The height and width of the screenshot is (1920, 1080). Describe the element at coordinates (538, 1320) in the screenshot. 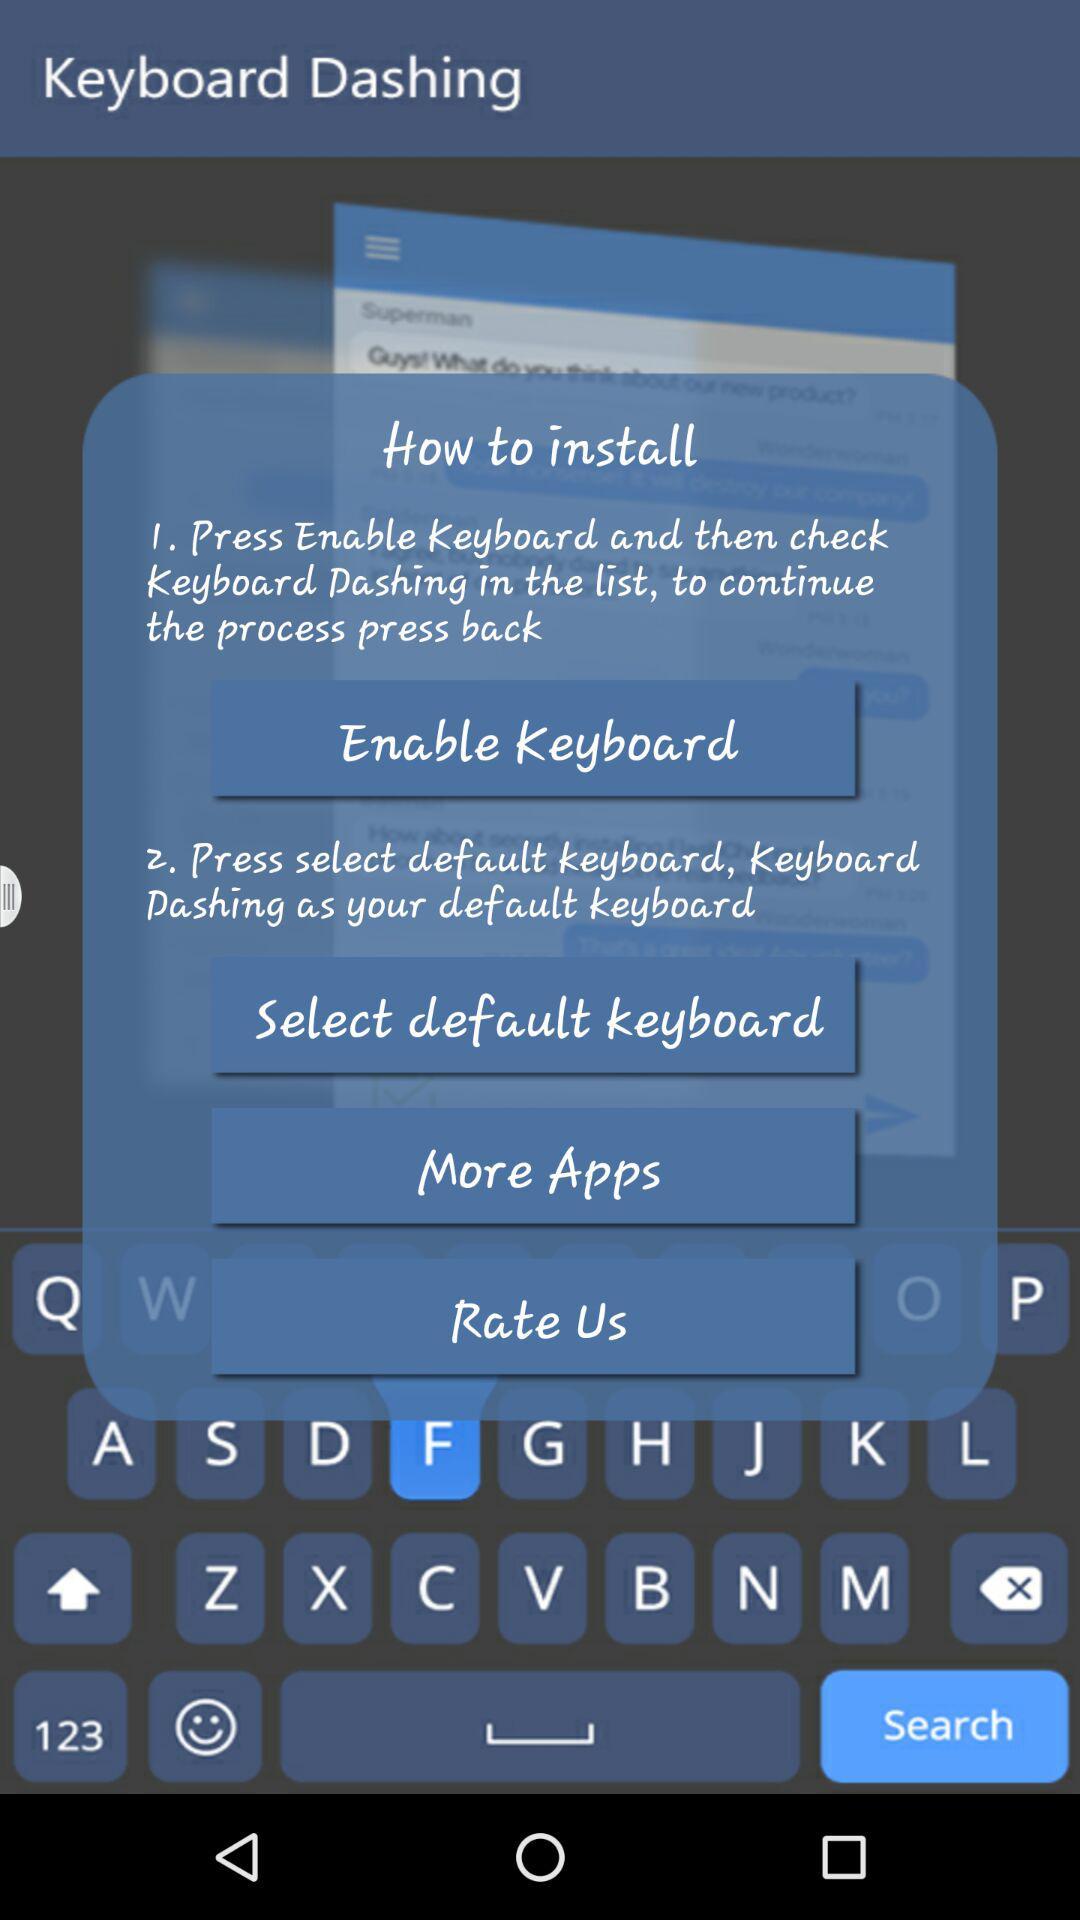

I see `rate us button` at that location.